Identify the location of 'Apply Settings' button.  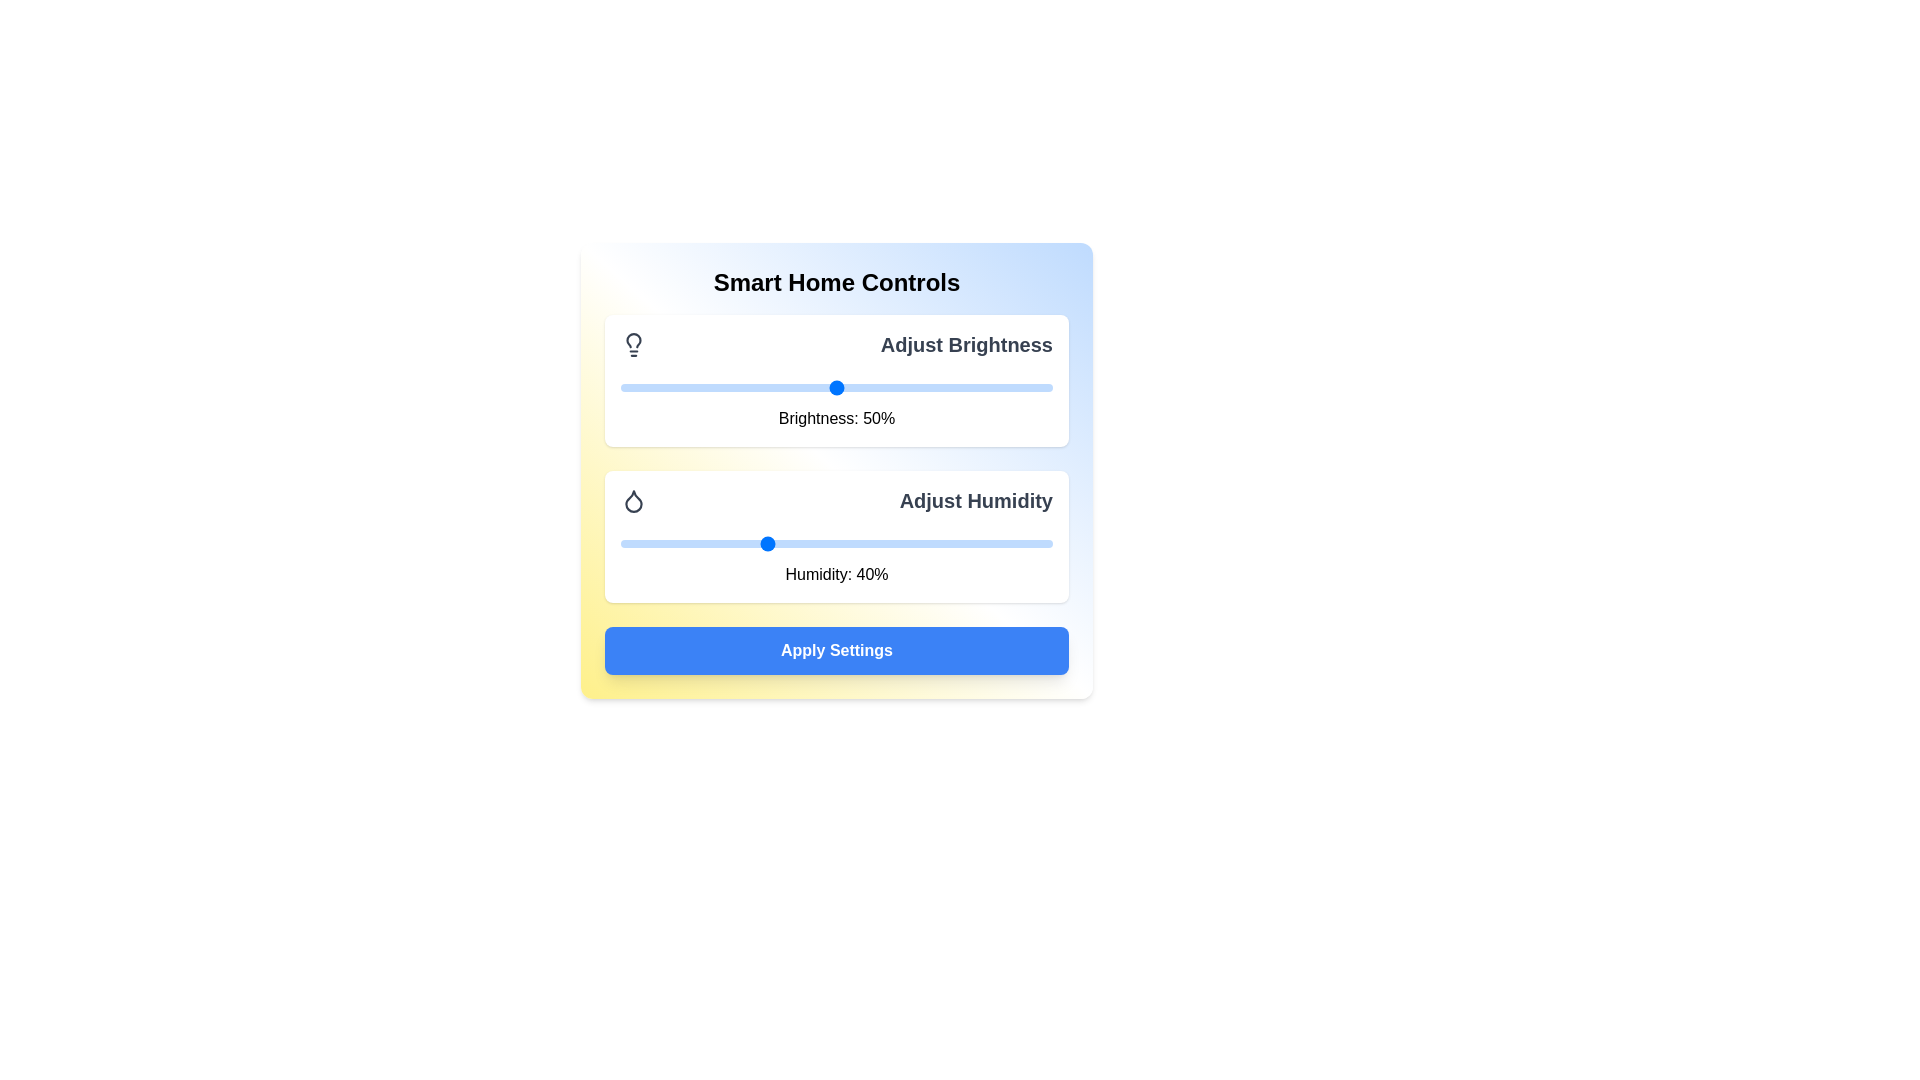
(836, 651).